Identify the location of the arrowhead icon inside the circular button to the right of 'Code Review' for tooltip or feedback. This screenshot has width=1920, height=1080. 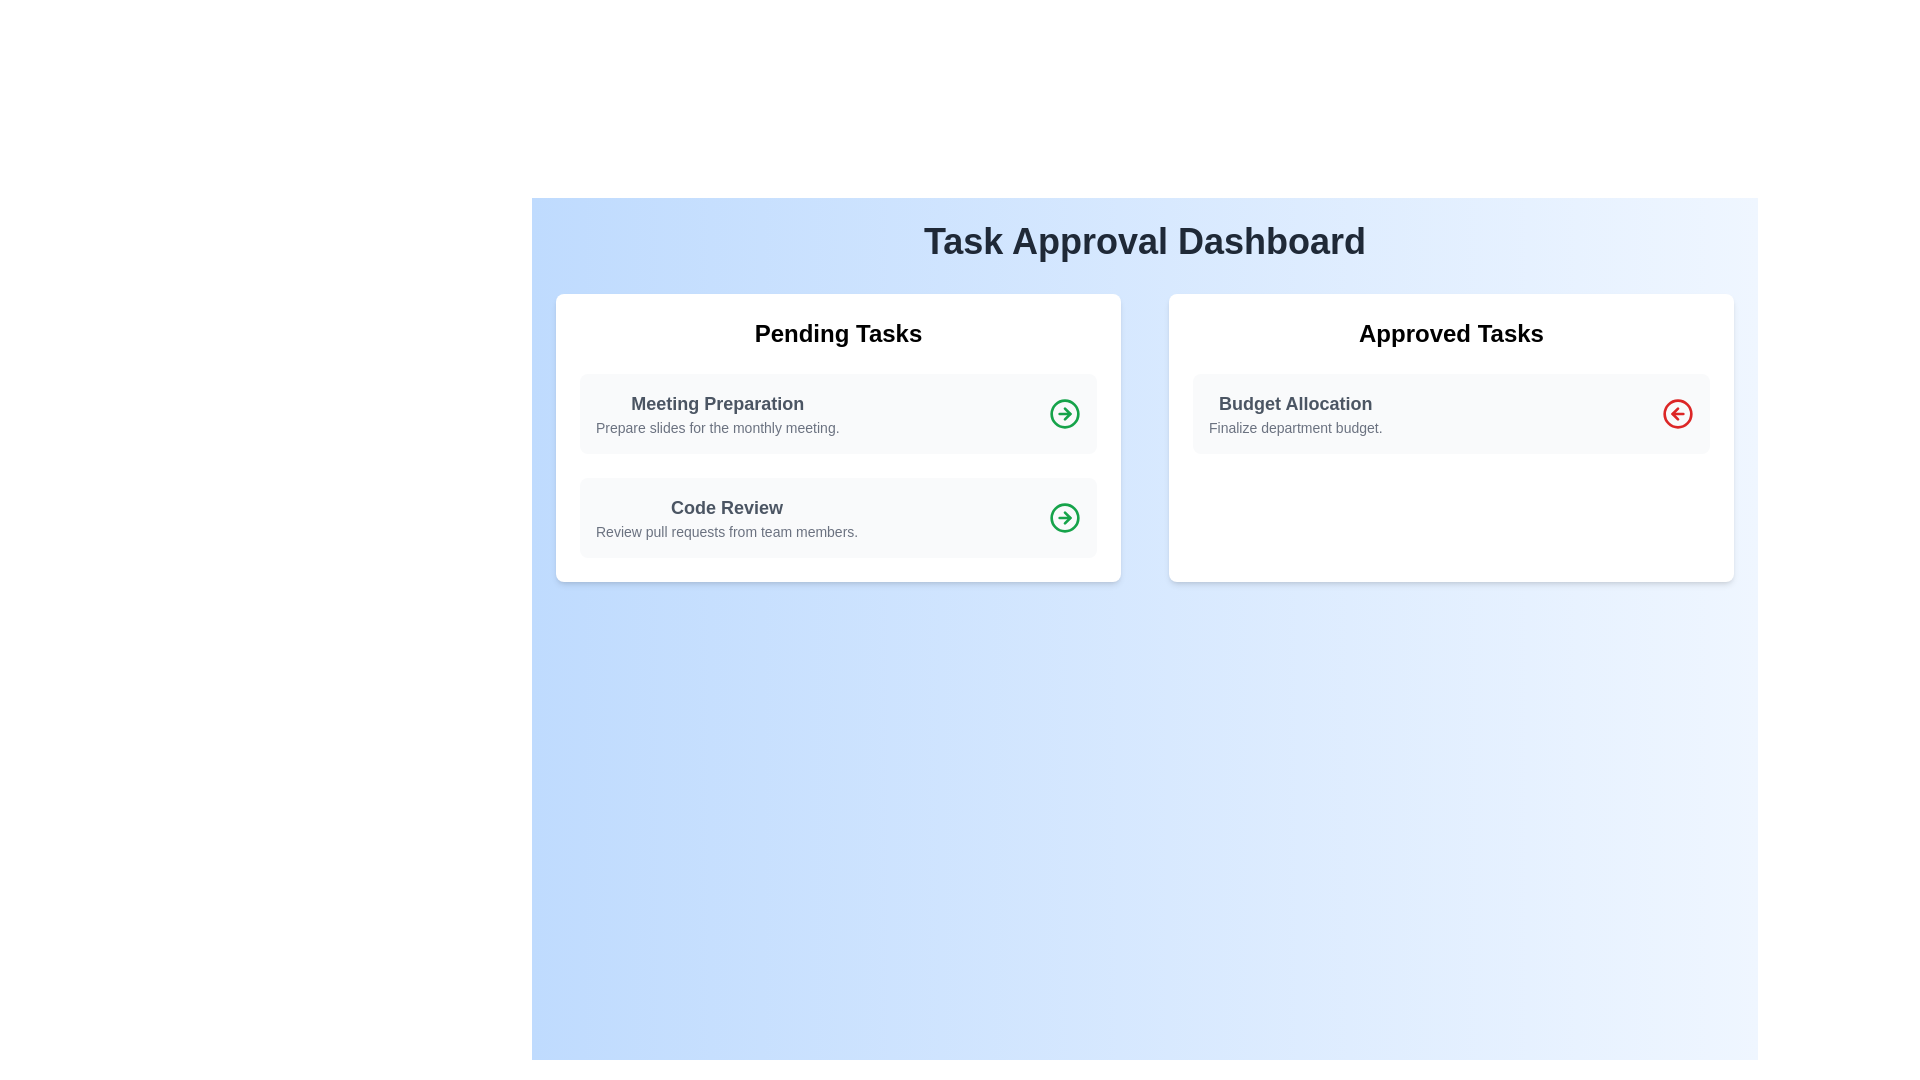
(1066, 412).